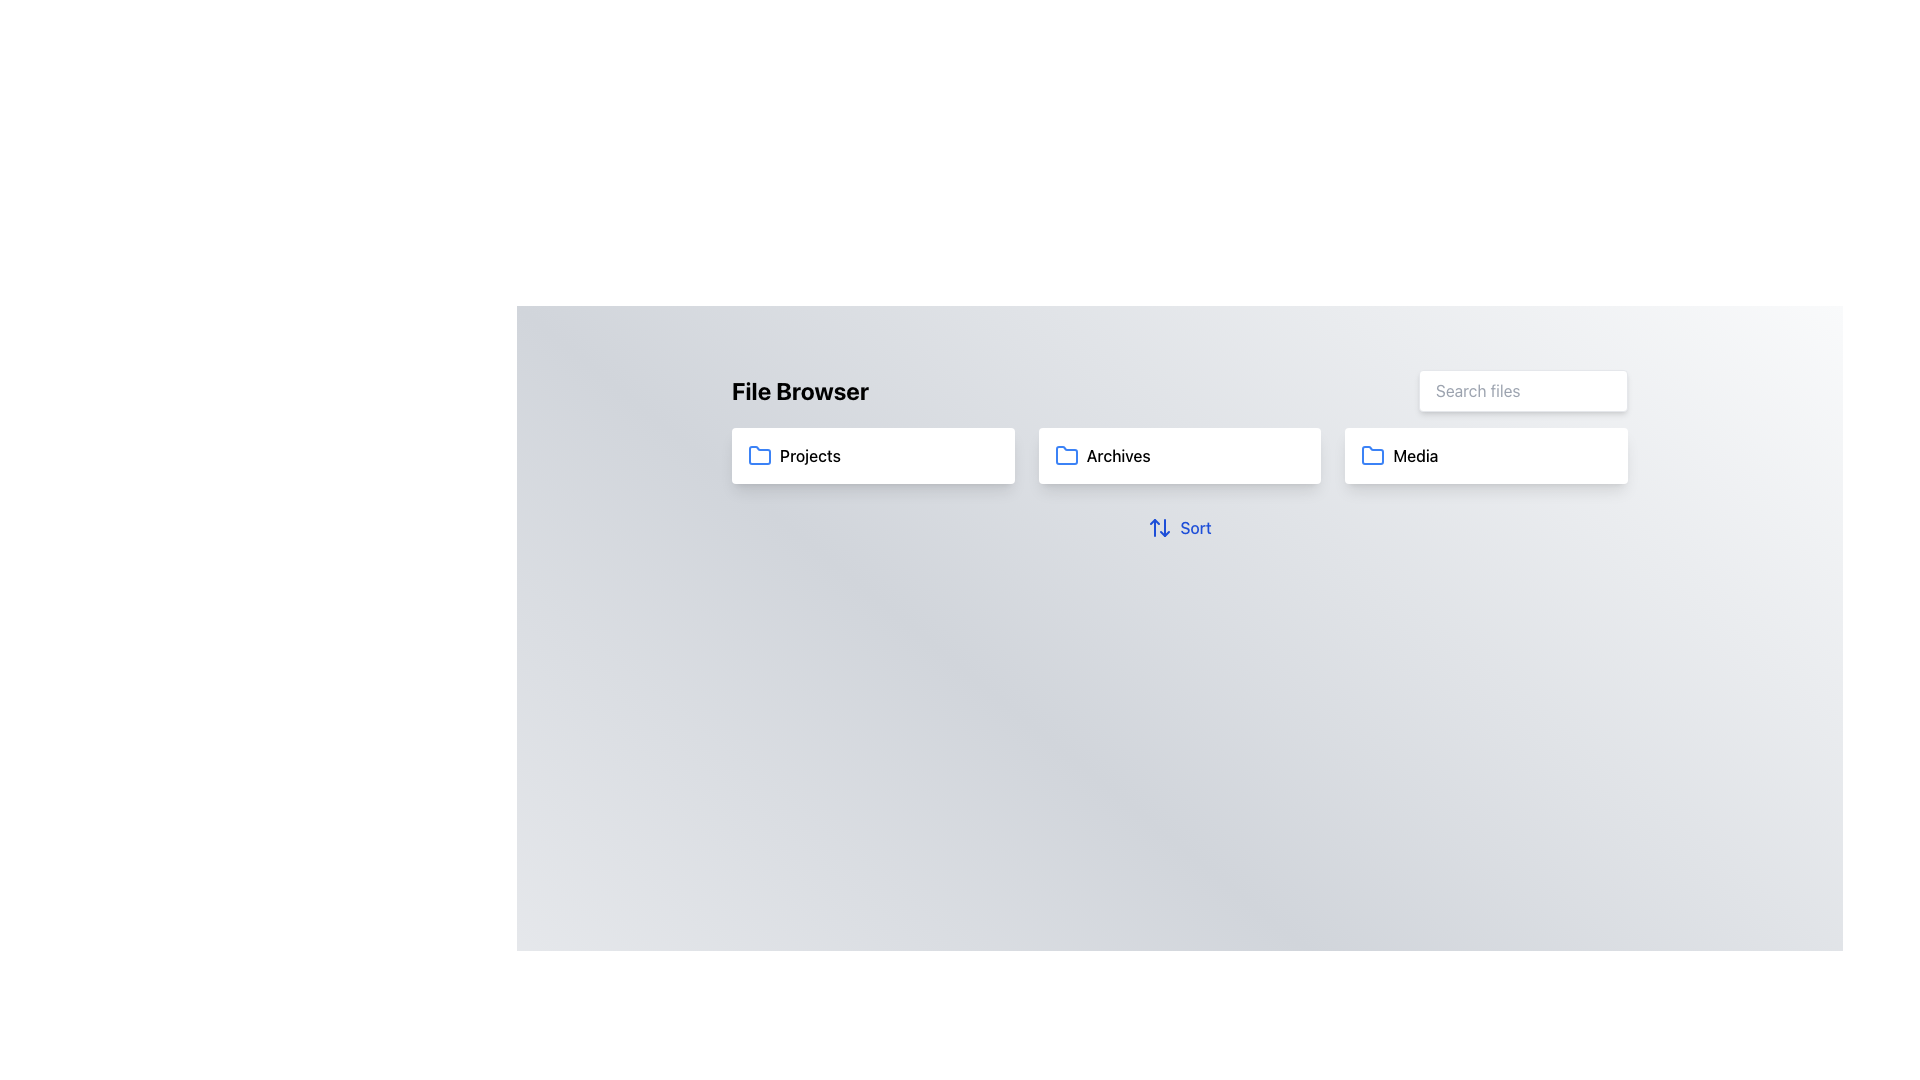 The height and width of the screenshot is (1080, 1920). I want to click on the folder icon with a blue minimalist line art design located in the bottom-right part of the 'Media' card, directly to the left of the 'Media' text label, so click(1371, 455).